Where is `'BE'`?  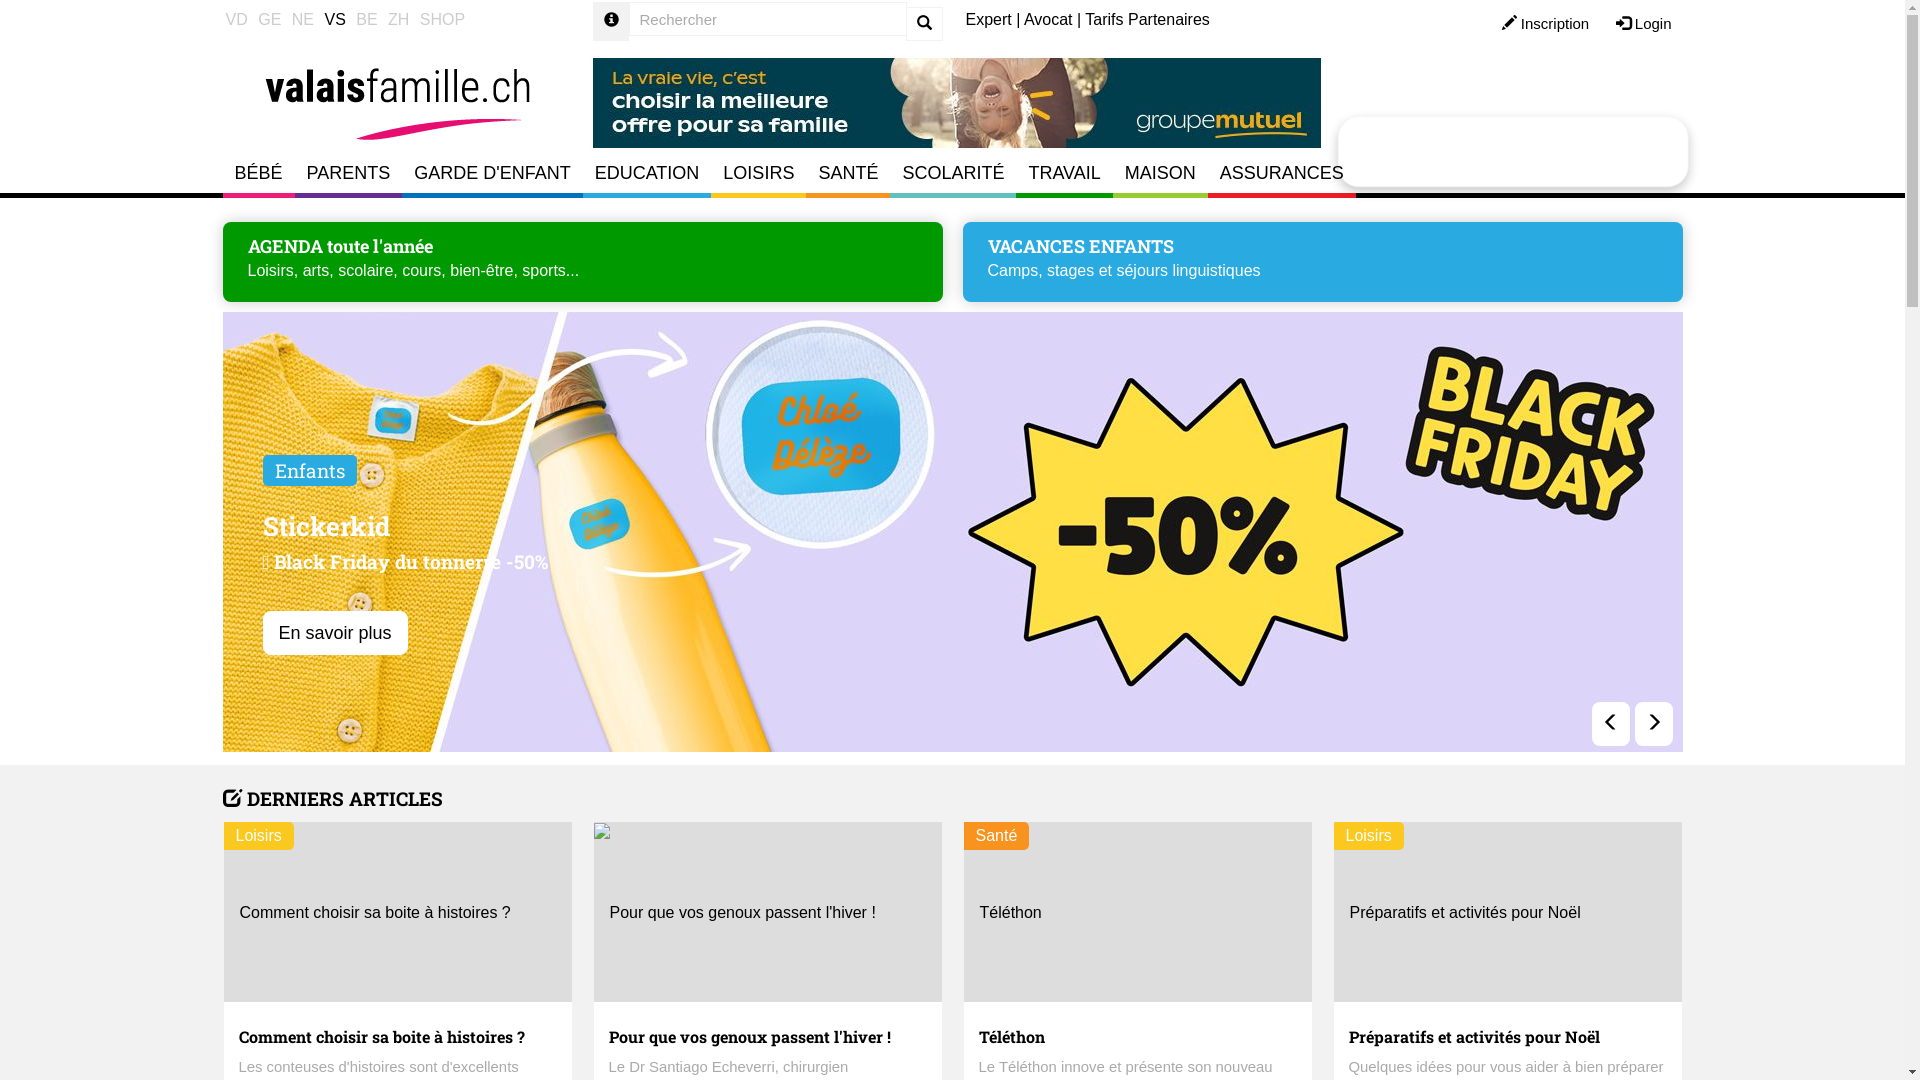
'BE' is located at coordinates (366, 20).